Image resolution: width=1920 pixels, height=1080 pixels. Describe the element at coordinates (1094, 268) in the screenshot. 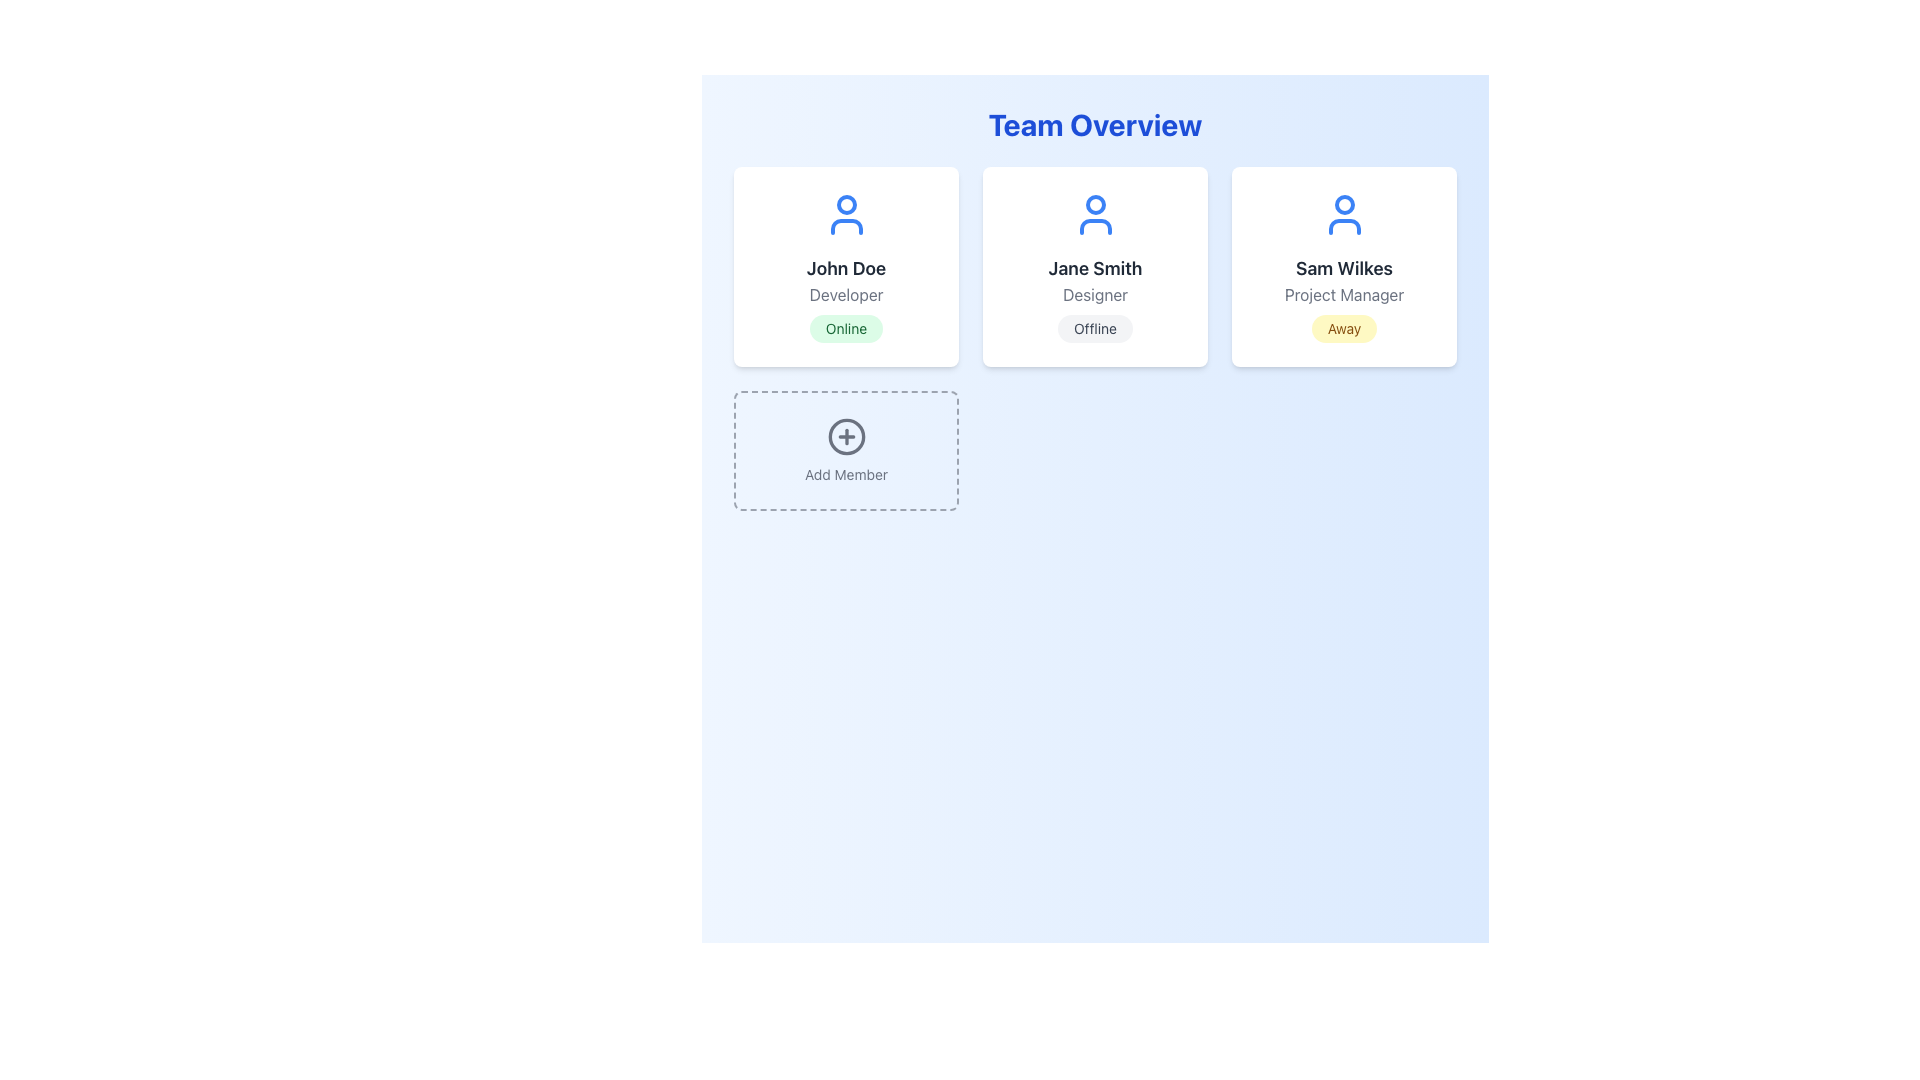

I see `the static text label displaying the user's name, which is located in the second card of three cards on the page, positioned between 'John Doe' and 'Sam Wilkes', beneath the user icon and above the descriptor 'Designer'` at that location.